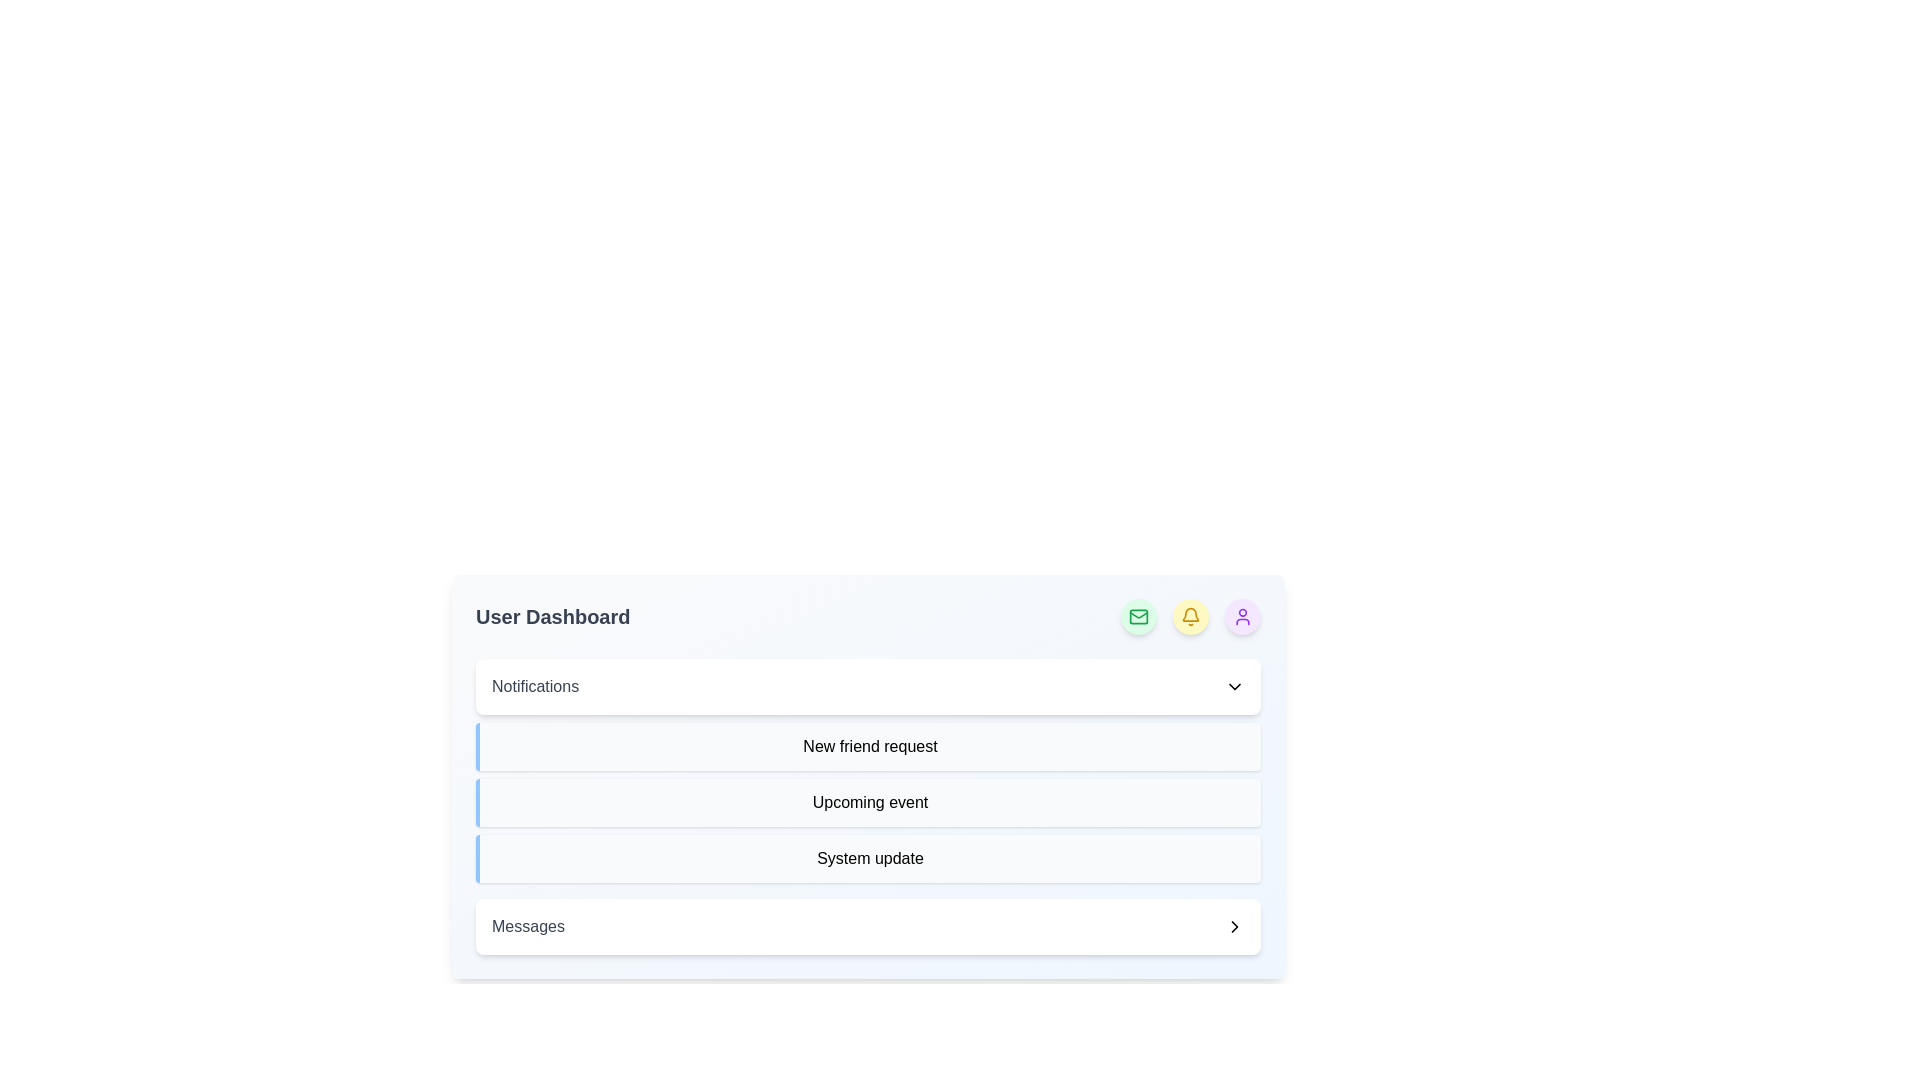 The image size is (1920, 1080). I want to click on the notification button with a bell icon located in the top-right area of the user dashboard interface to interact with it, so click(1190, 616).